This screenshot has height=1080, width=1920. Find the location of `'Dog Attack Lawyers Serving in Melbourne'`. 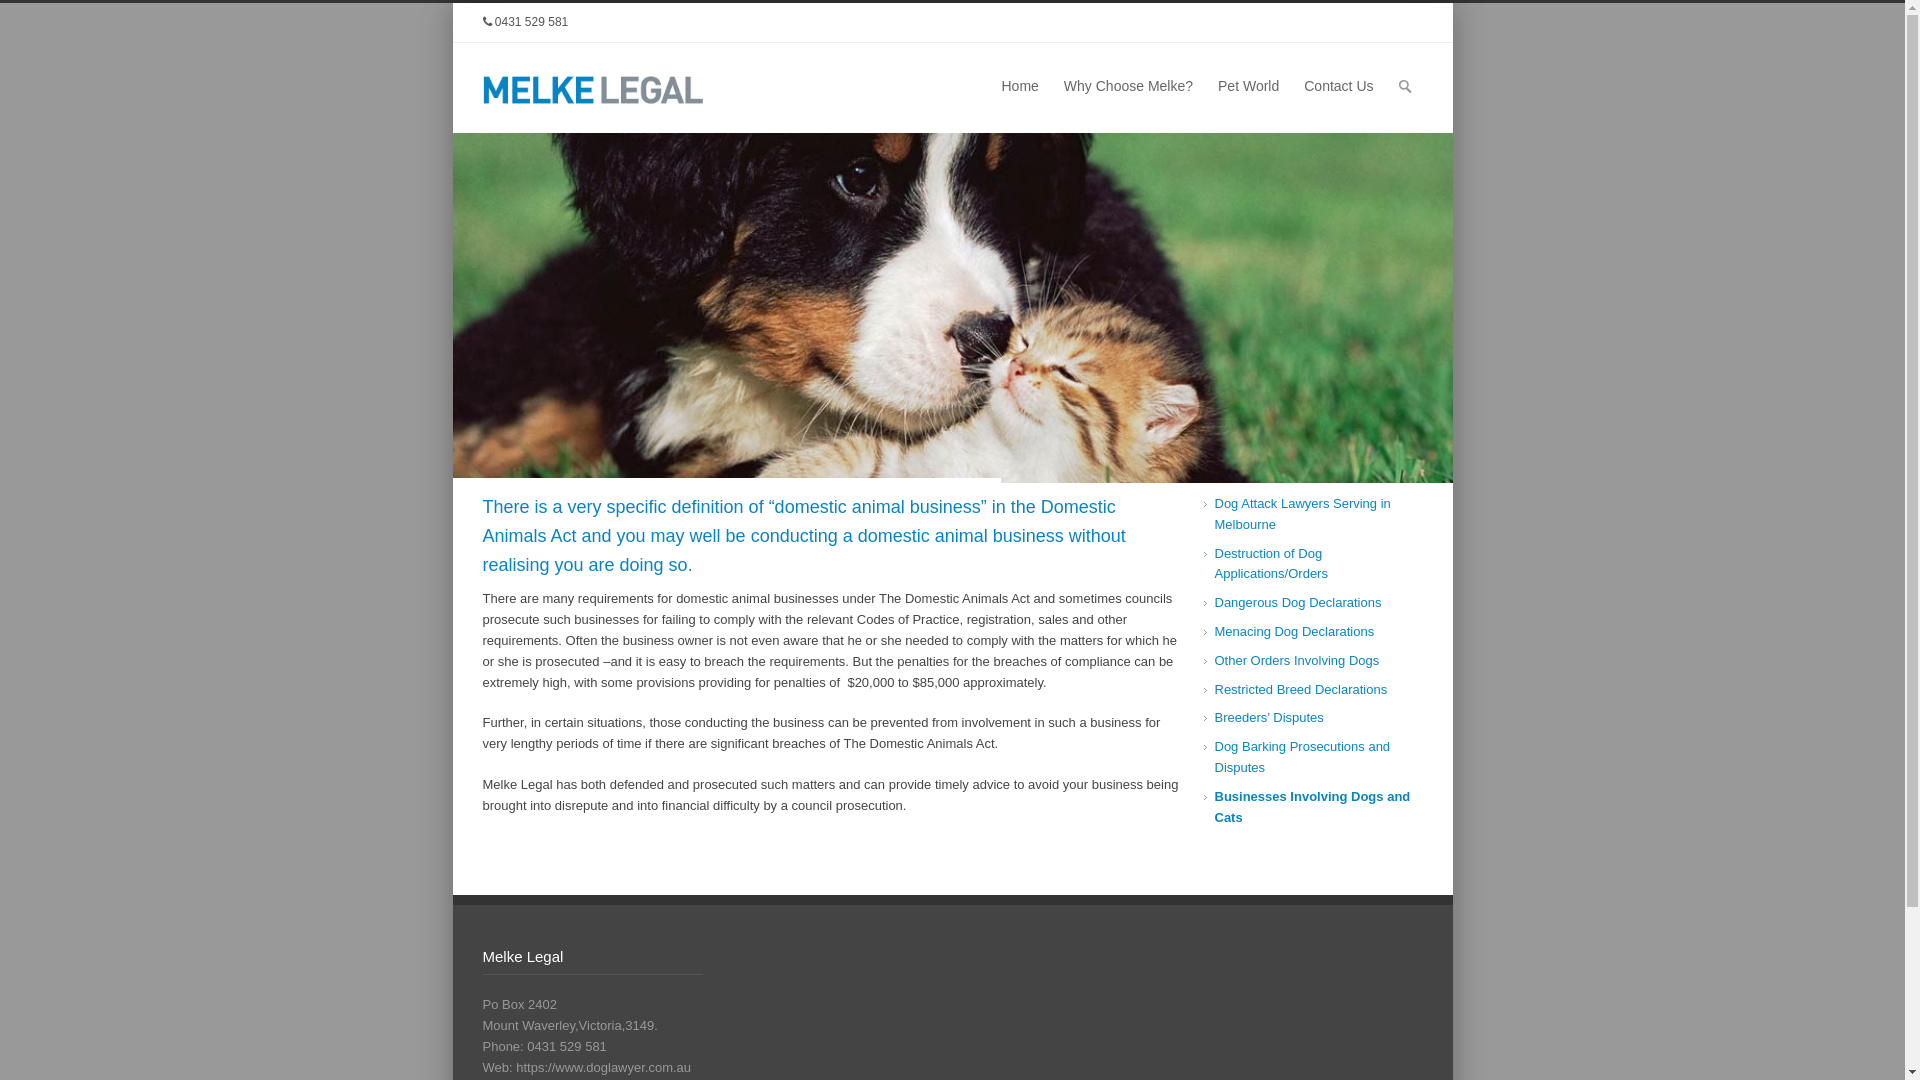

'Dog Attack Lawyers Serving in Melbourne' is located at coordinates (1301, 512).